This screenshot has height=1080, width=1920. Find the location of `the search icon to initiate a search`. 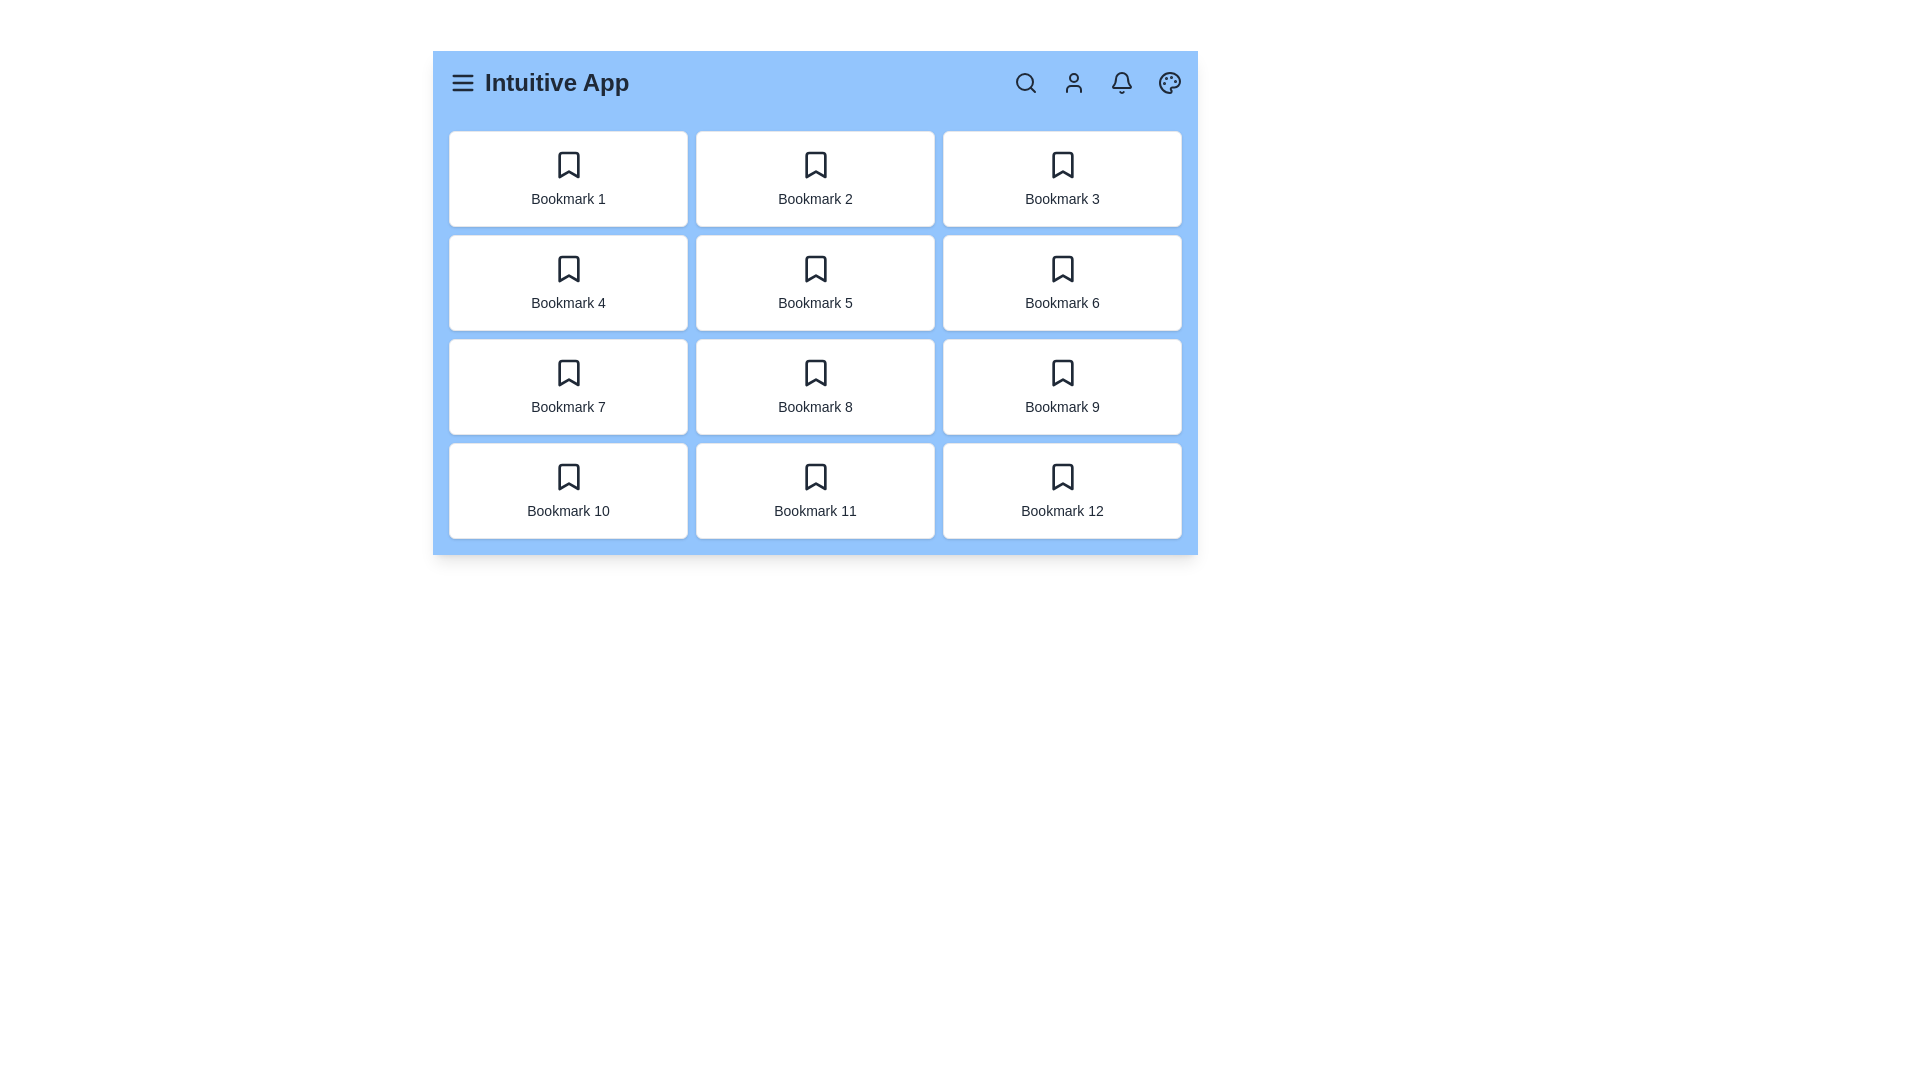

the search icon to initiate a search is located at coordinates (1026, 82).